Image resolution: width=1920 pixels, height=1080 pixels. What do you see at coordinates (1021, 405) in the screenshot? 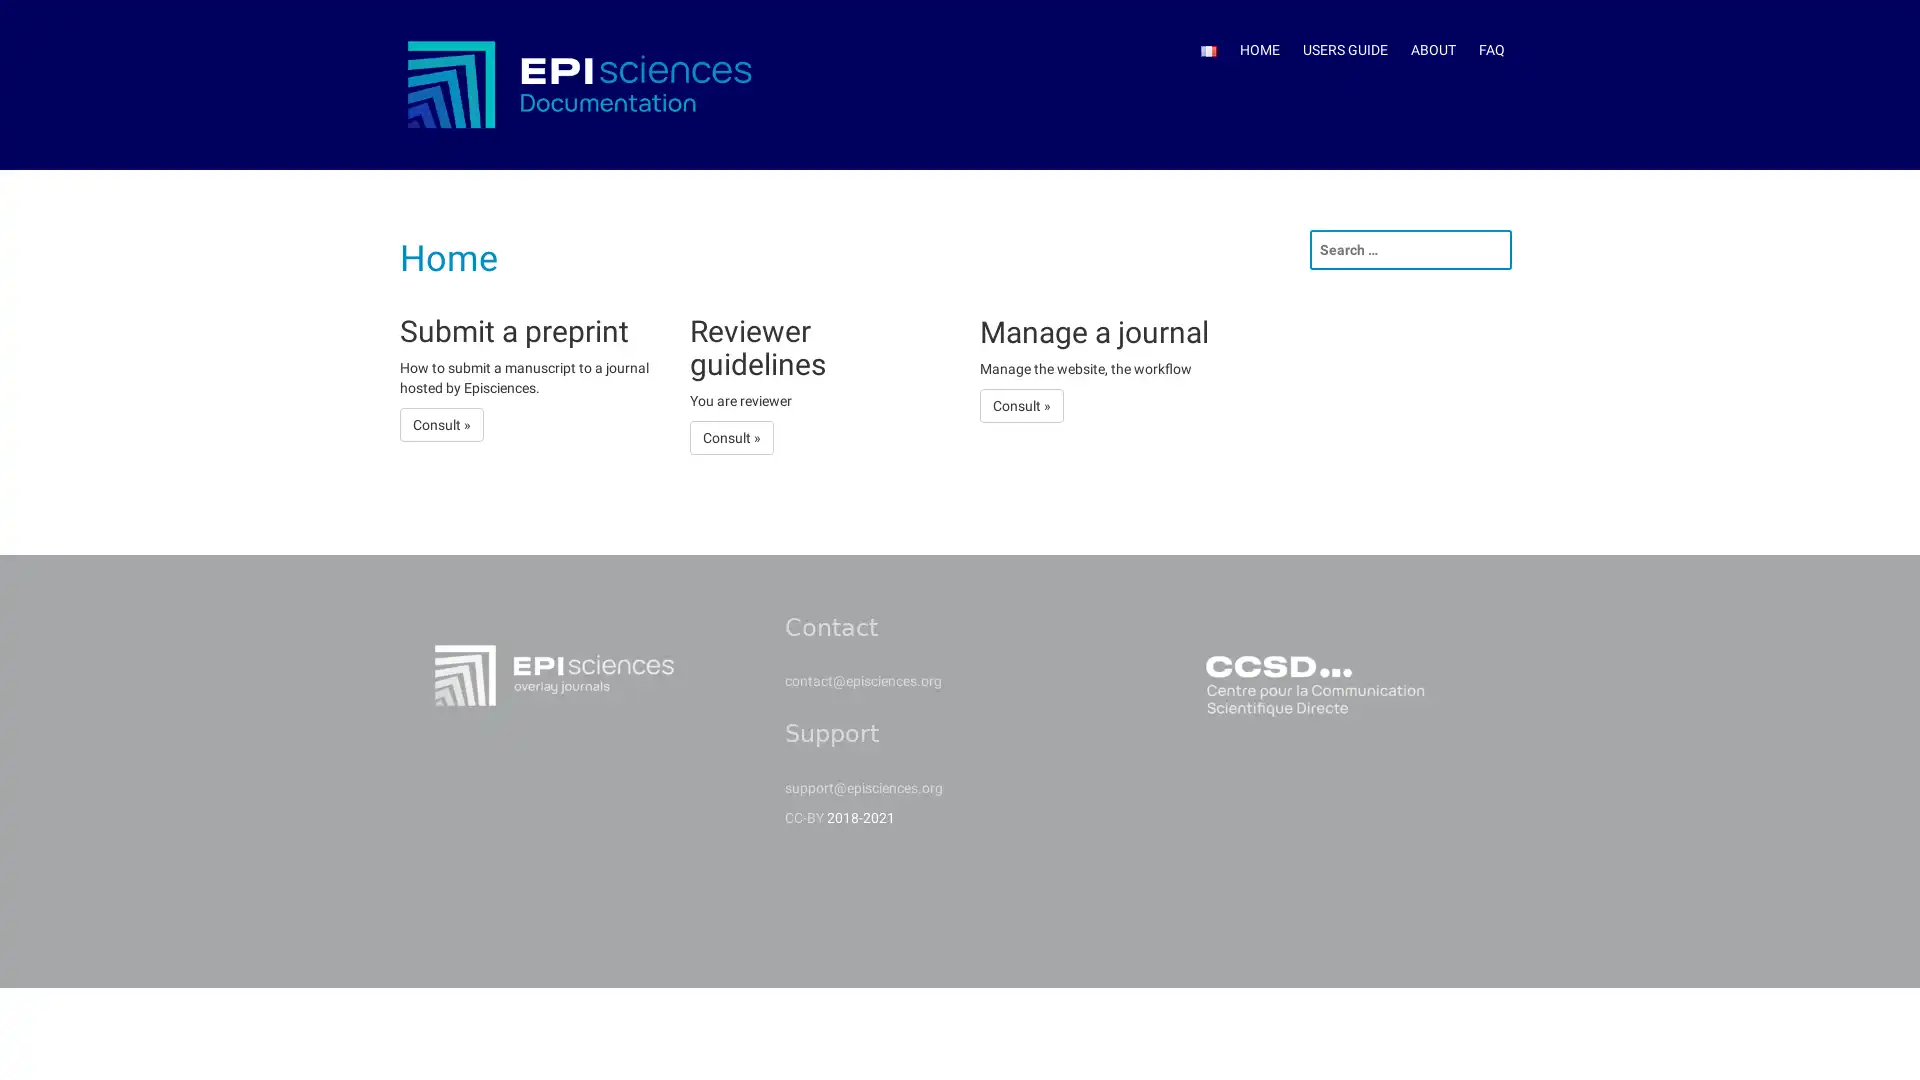
I see `Consult` at bounding box center [1021, 405].